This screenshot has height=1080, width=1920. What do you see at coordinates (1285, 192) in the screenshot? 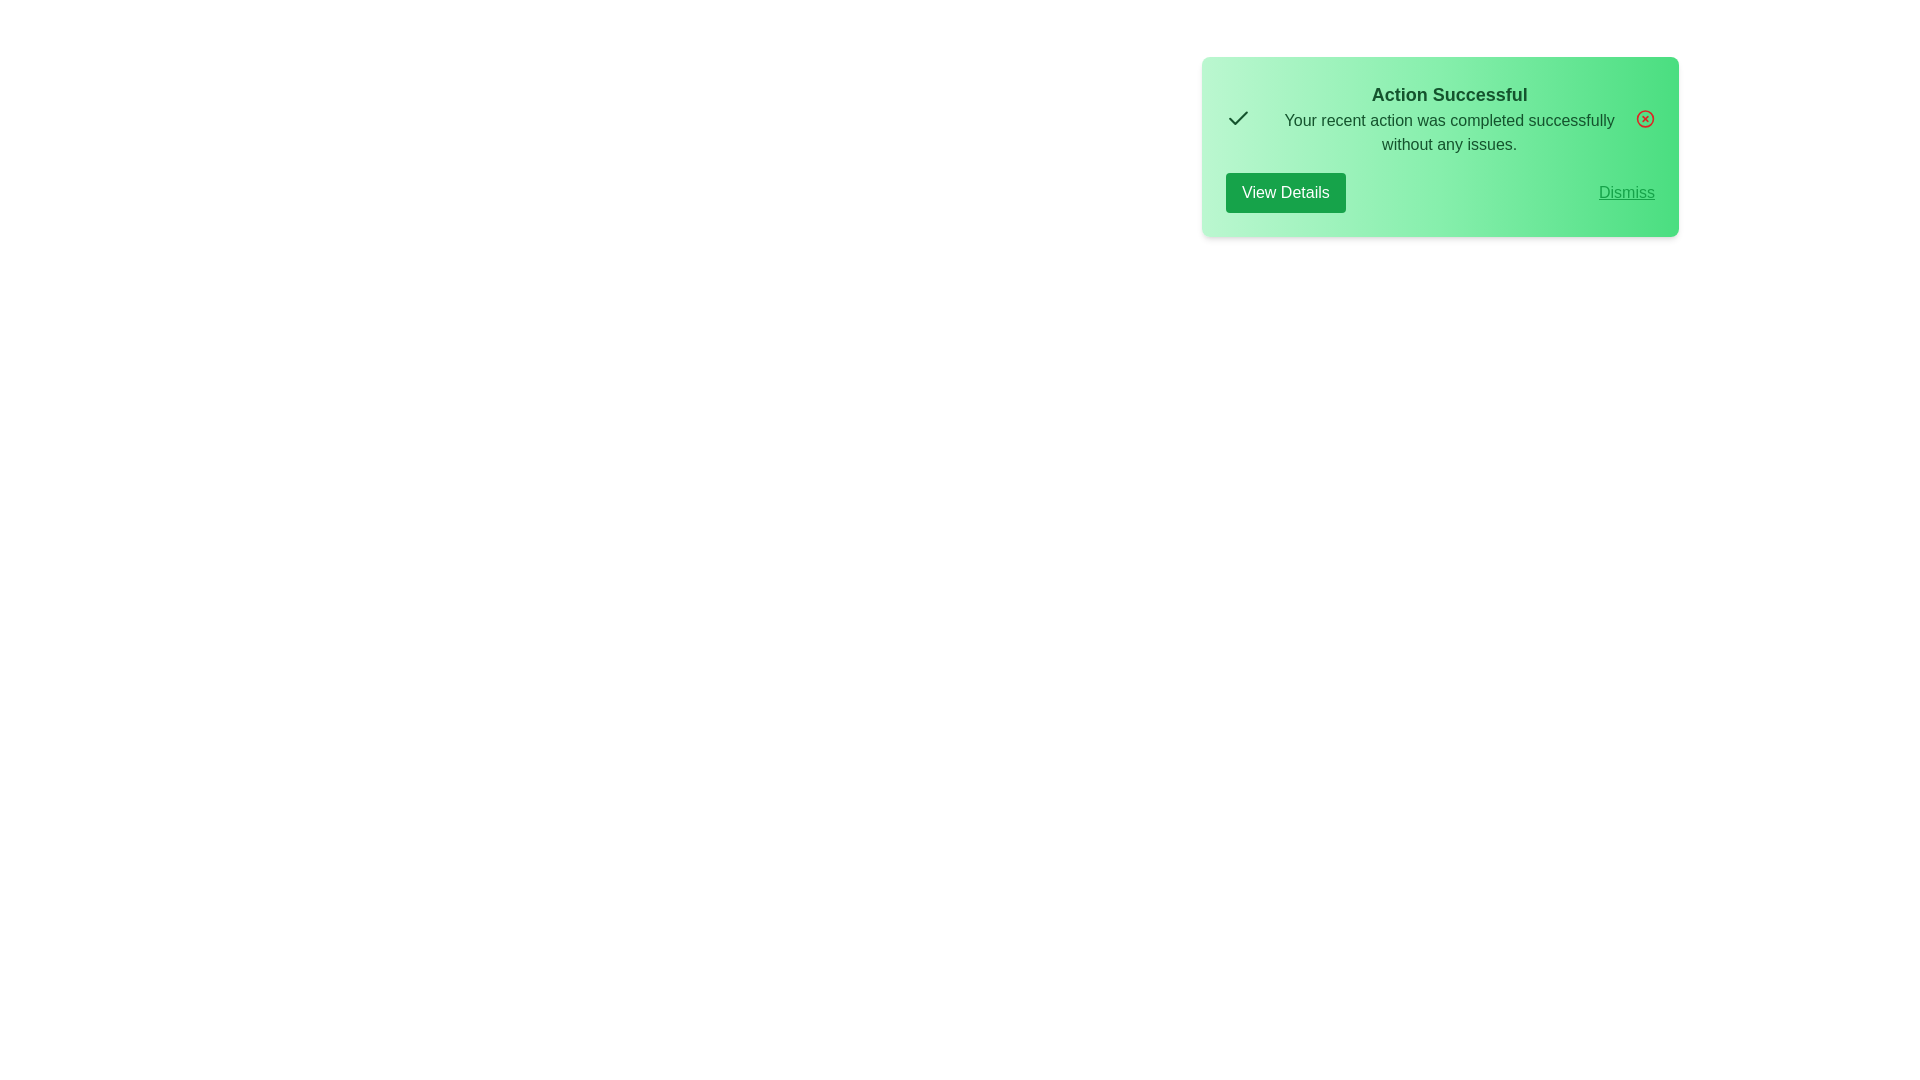
I see `the 'View Details' button to view additional information` at bounding box center [1285, 192].